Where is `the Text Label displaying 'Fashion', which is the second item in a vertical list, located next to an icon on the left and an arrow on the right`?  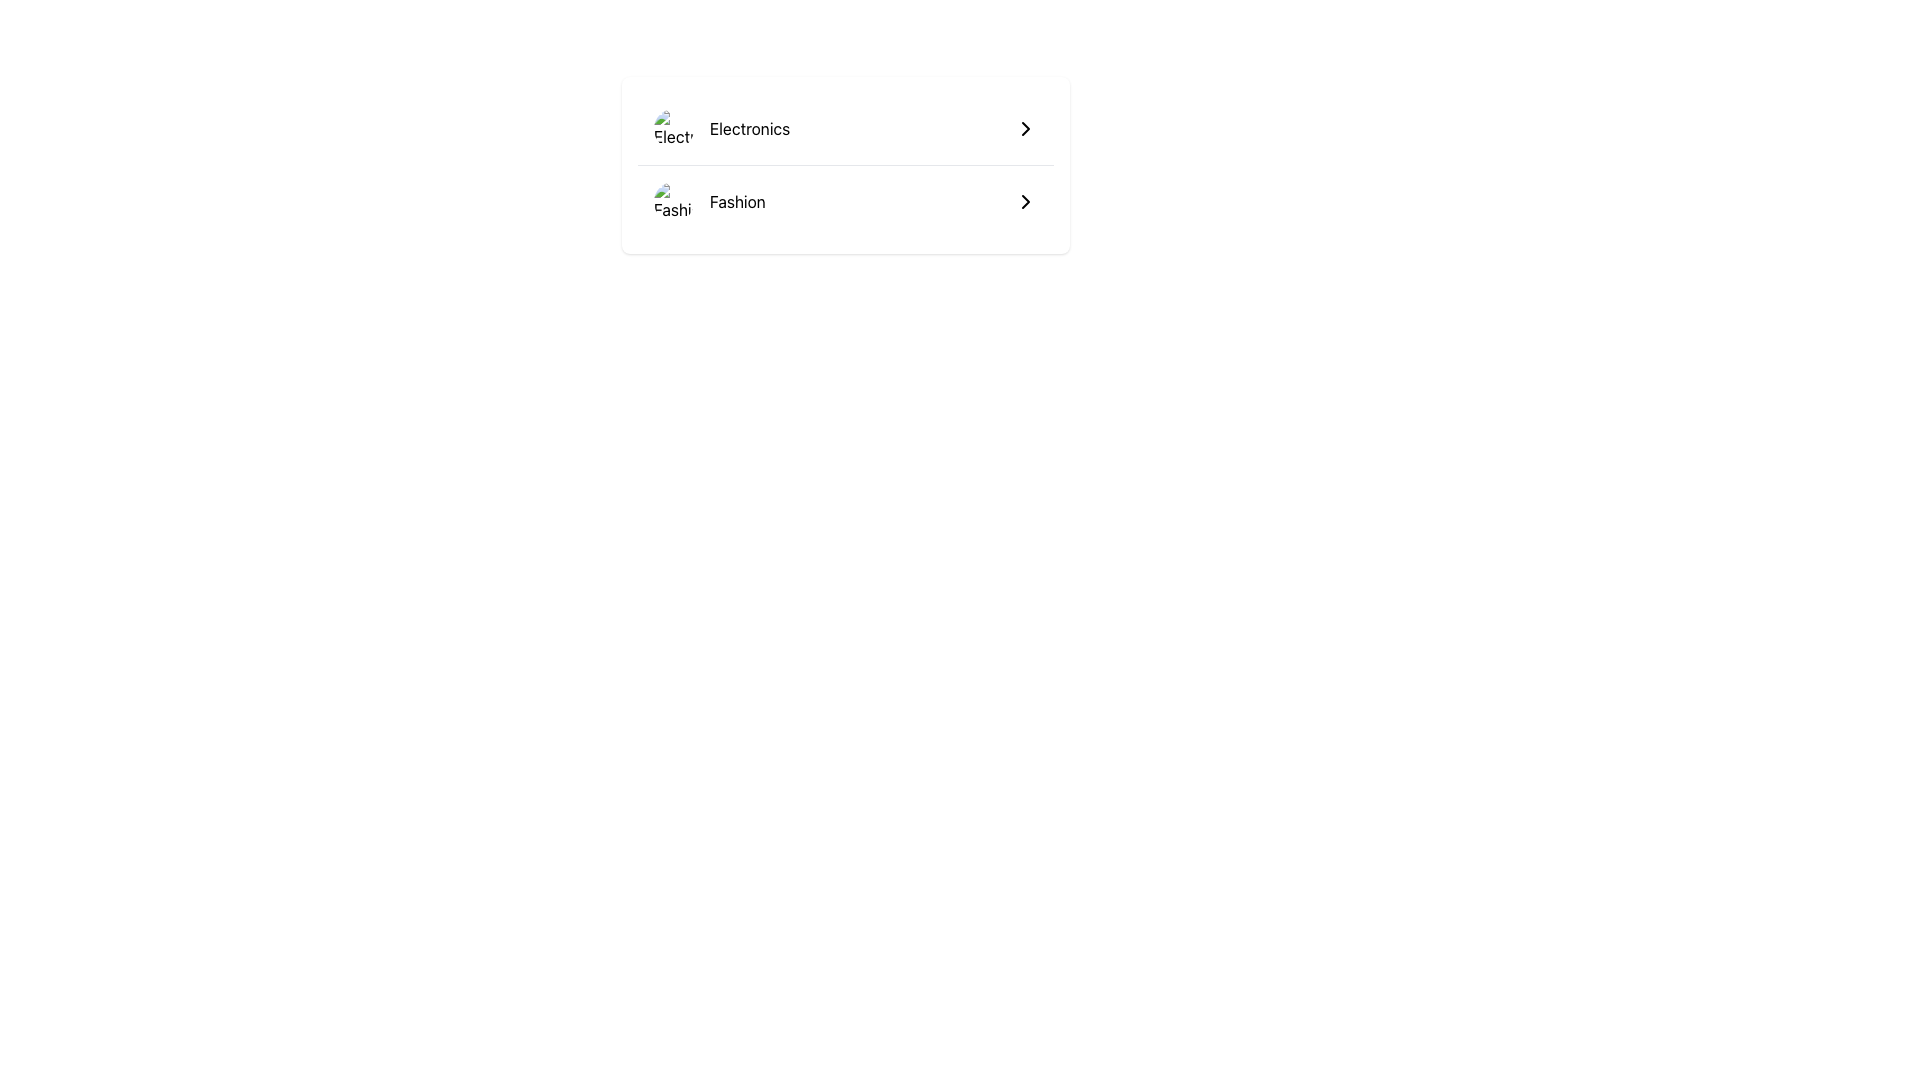
the Text Label displaying 'Fashion', which is the second item in a vertical list, located next to an icon on the left and an arrow on the right is located at coordinates (736, 201).